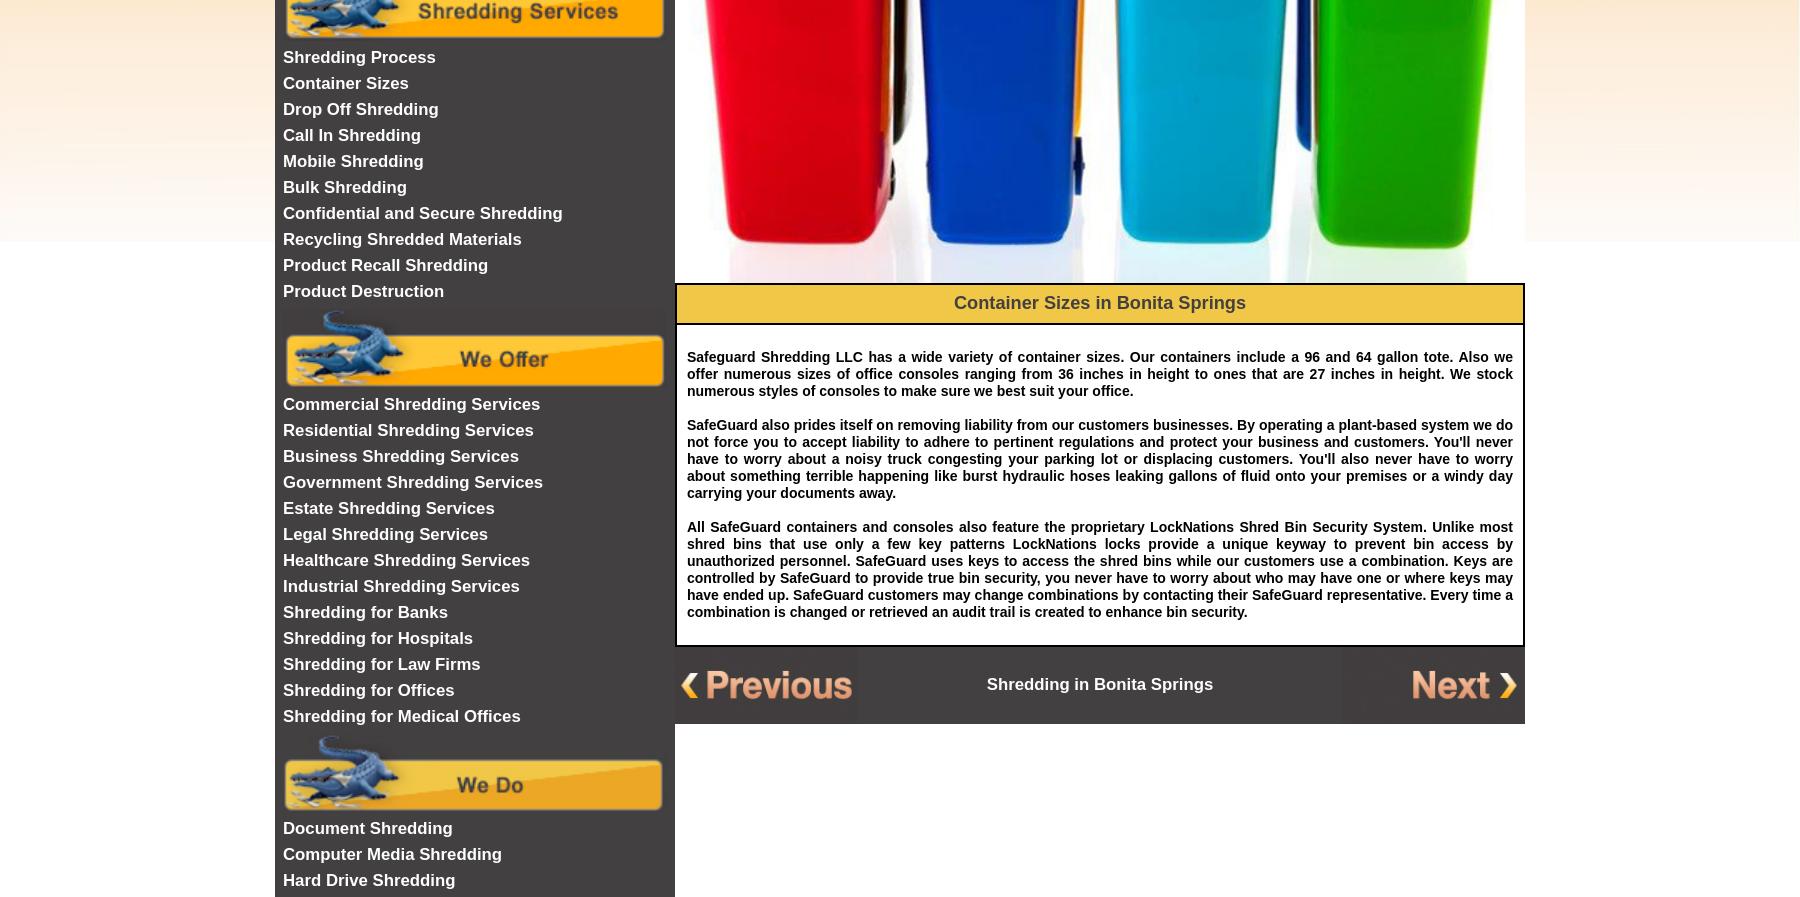 This screenshot has width=1800, height=897. Describe the element at coordinates (281, 481) in the screenshot. I see `'Government Shredding Services'` at that location.